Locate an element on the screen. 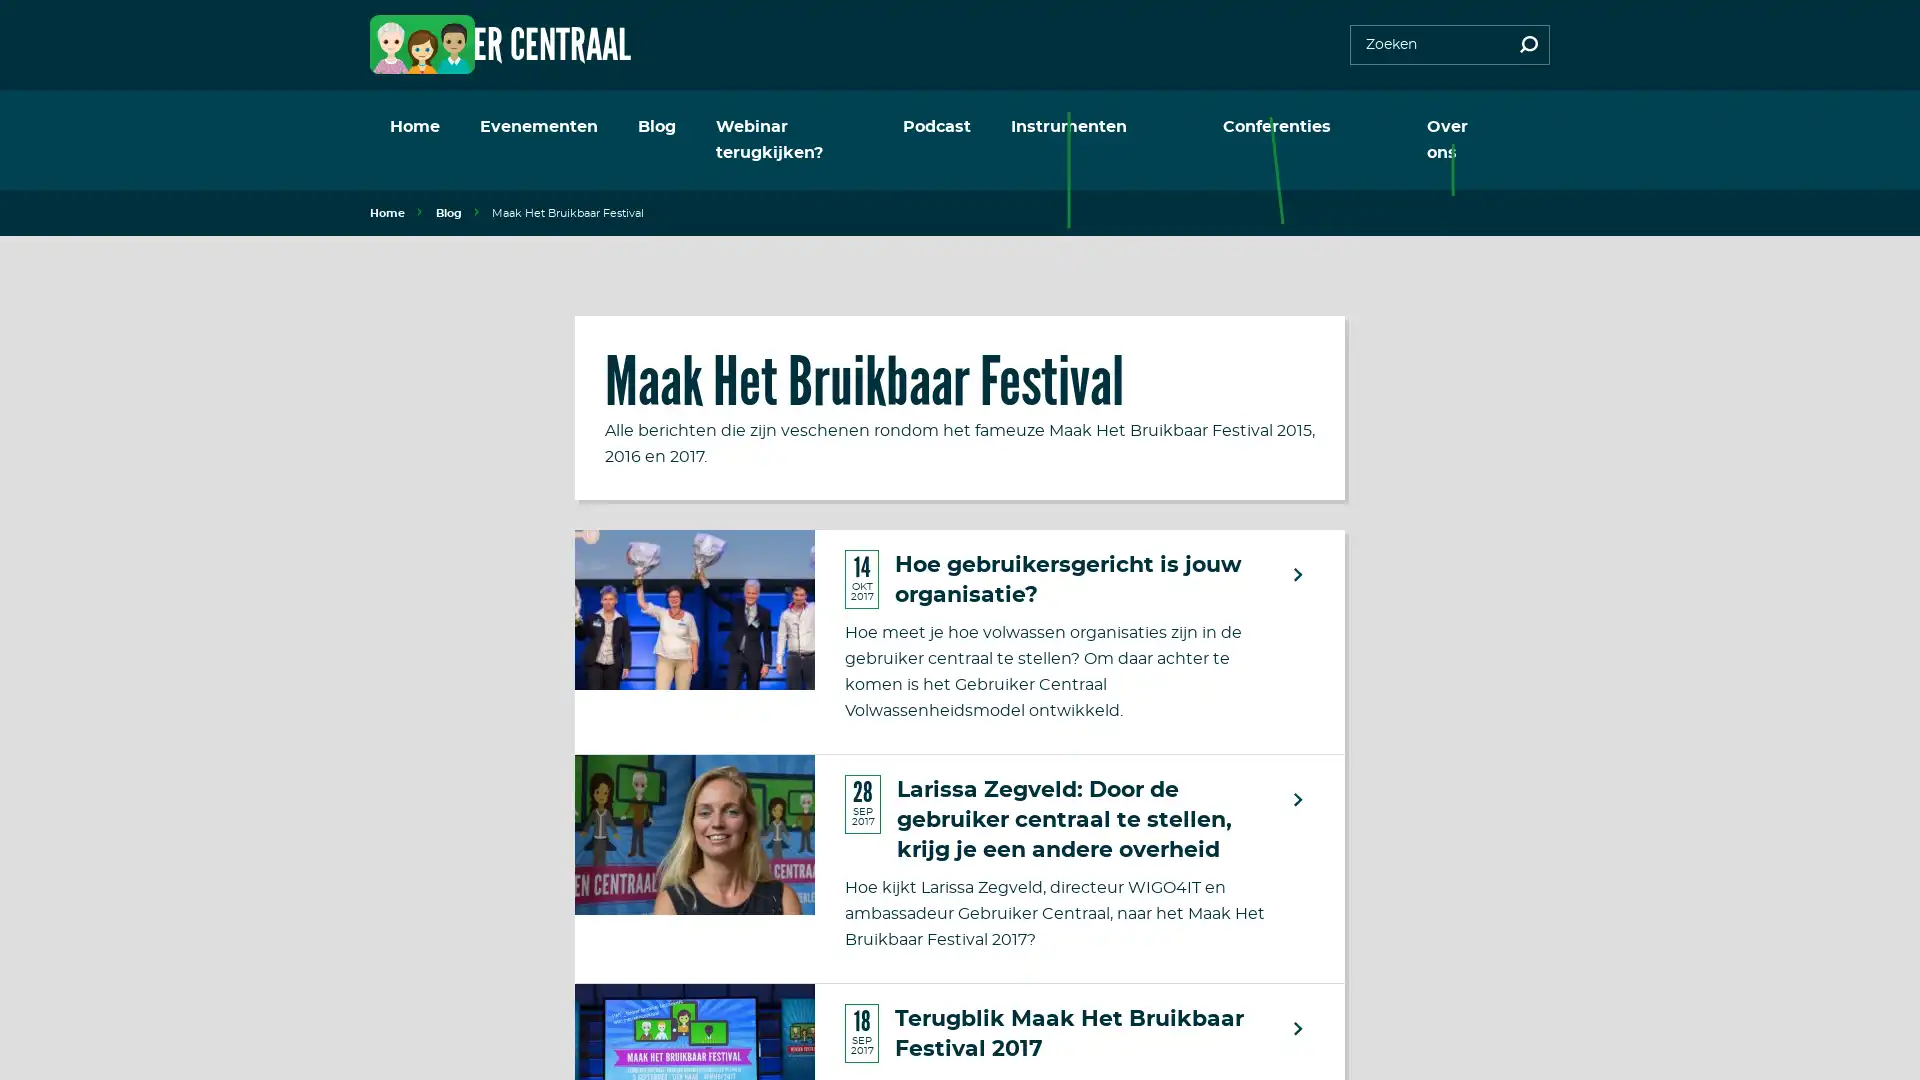 The width and height of the screenshot is (1920, 1080). Zoek is located at coordinates (1528, 45).